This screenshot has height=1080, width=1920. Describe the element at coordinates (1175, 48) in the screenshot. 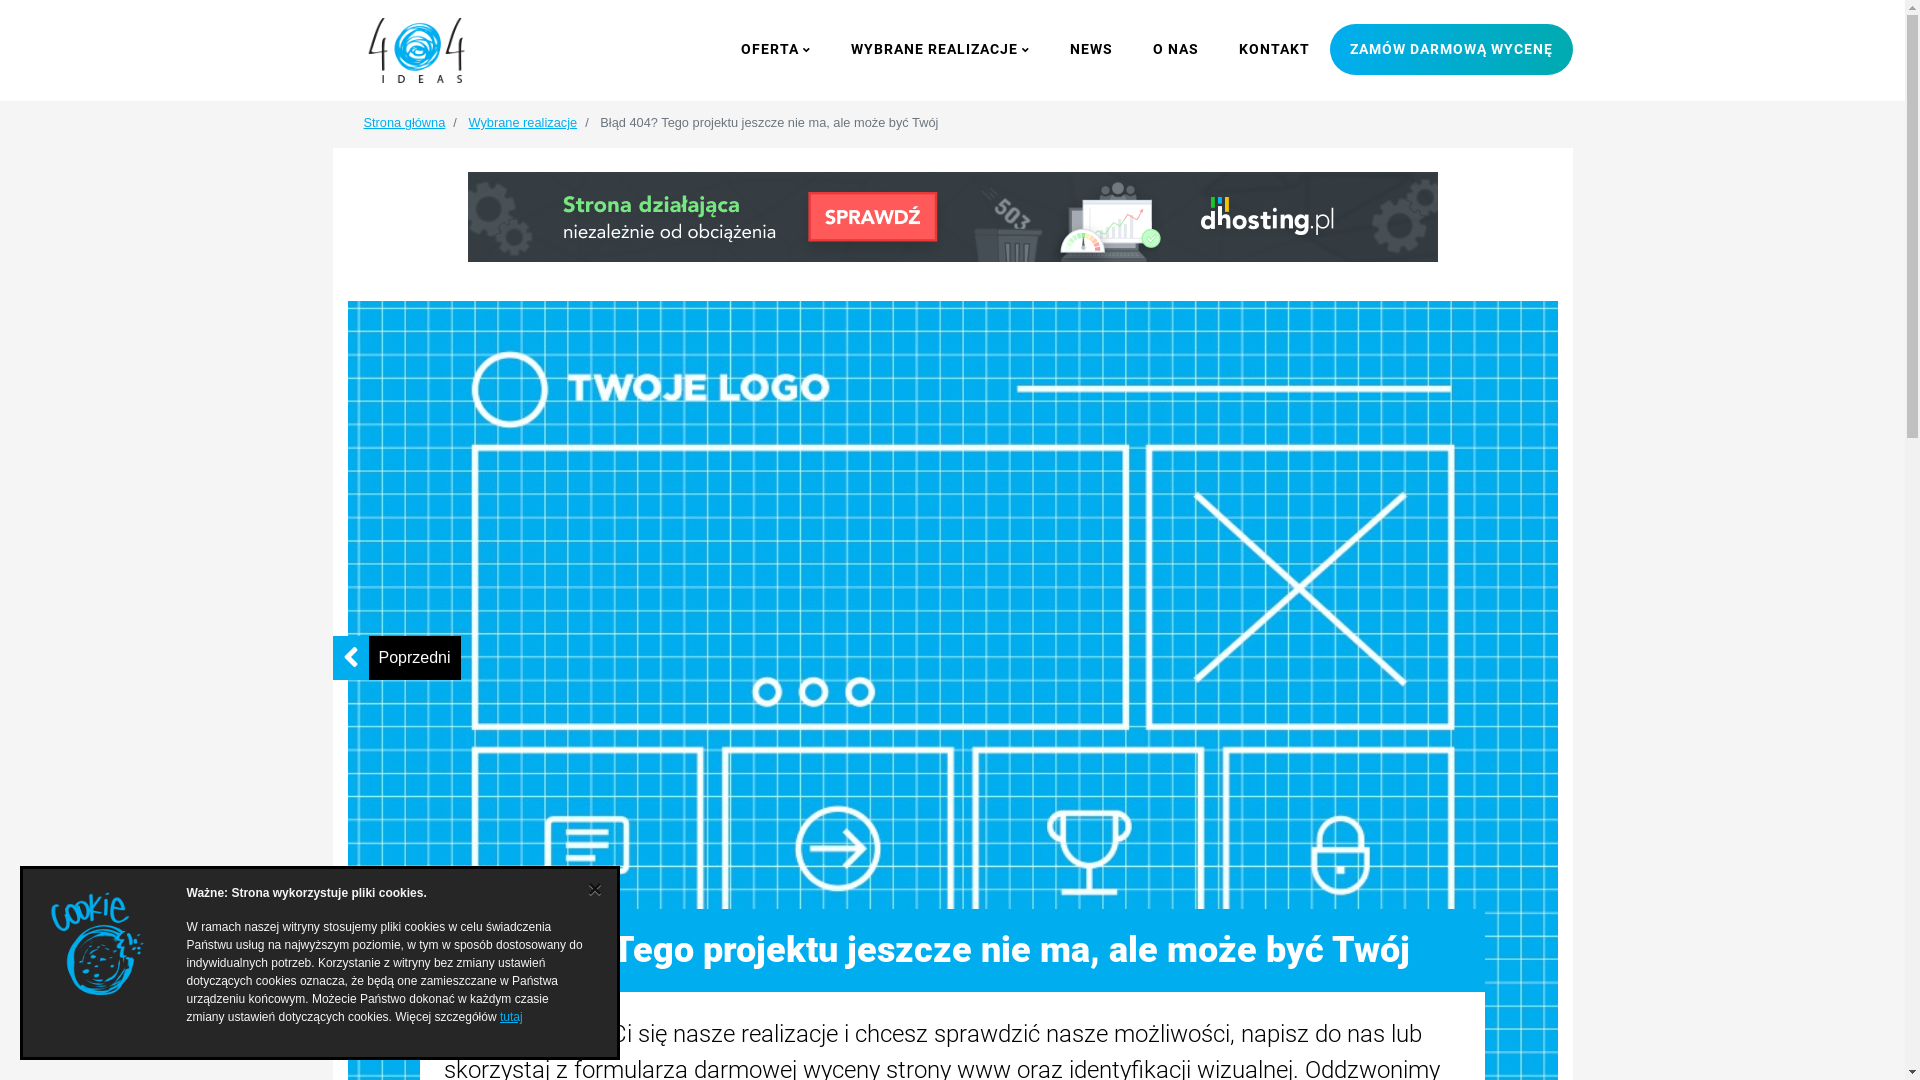

I see `'O NAS'` at that location.